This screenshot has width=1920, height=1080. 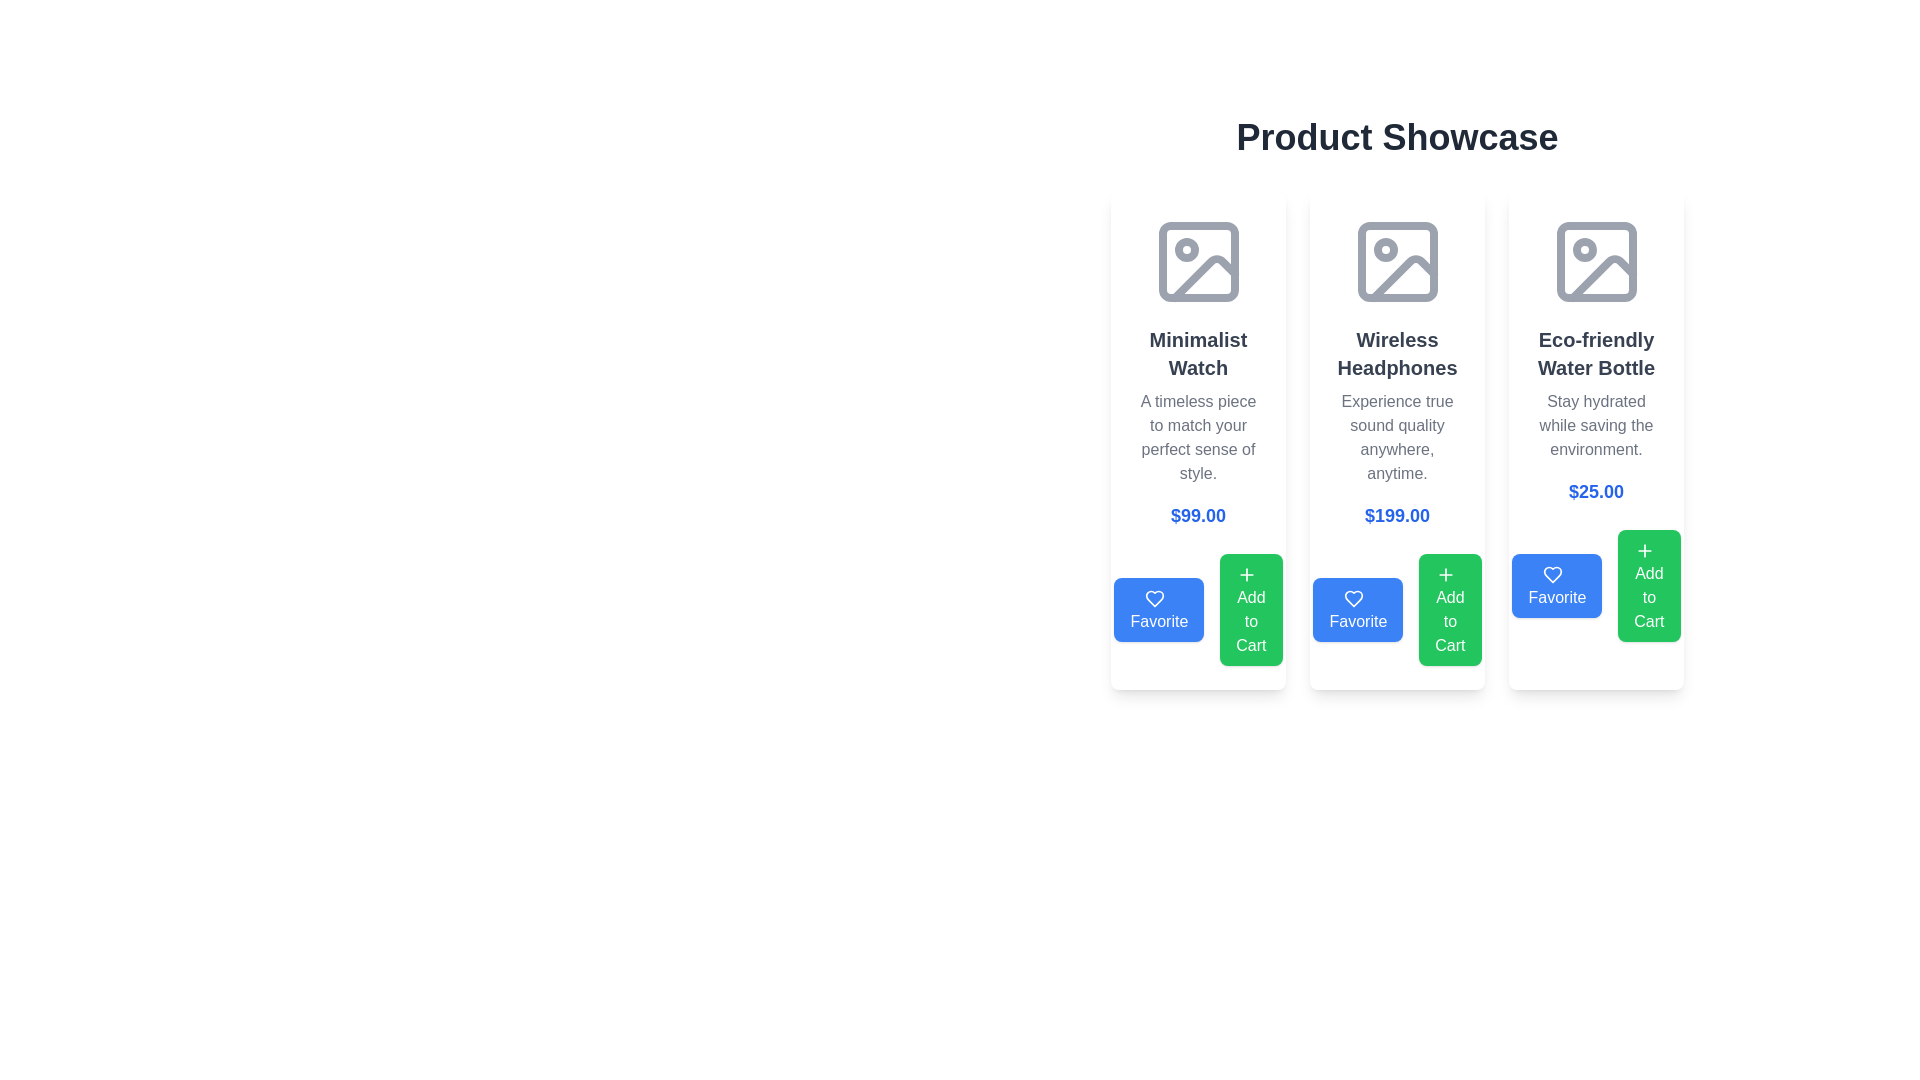 What do you see at coordinates (1396, 353) in the screenshot?
I see `the text label displaying 'Wireless Headphones' which is styled in a bold, large dark gray font, centered in the second card of three horizontal cards` at bounding box center [1396, 353].